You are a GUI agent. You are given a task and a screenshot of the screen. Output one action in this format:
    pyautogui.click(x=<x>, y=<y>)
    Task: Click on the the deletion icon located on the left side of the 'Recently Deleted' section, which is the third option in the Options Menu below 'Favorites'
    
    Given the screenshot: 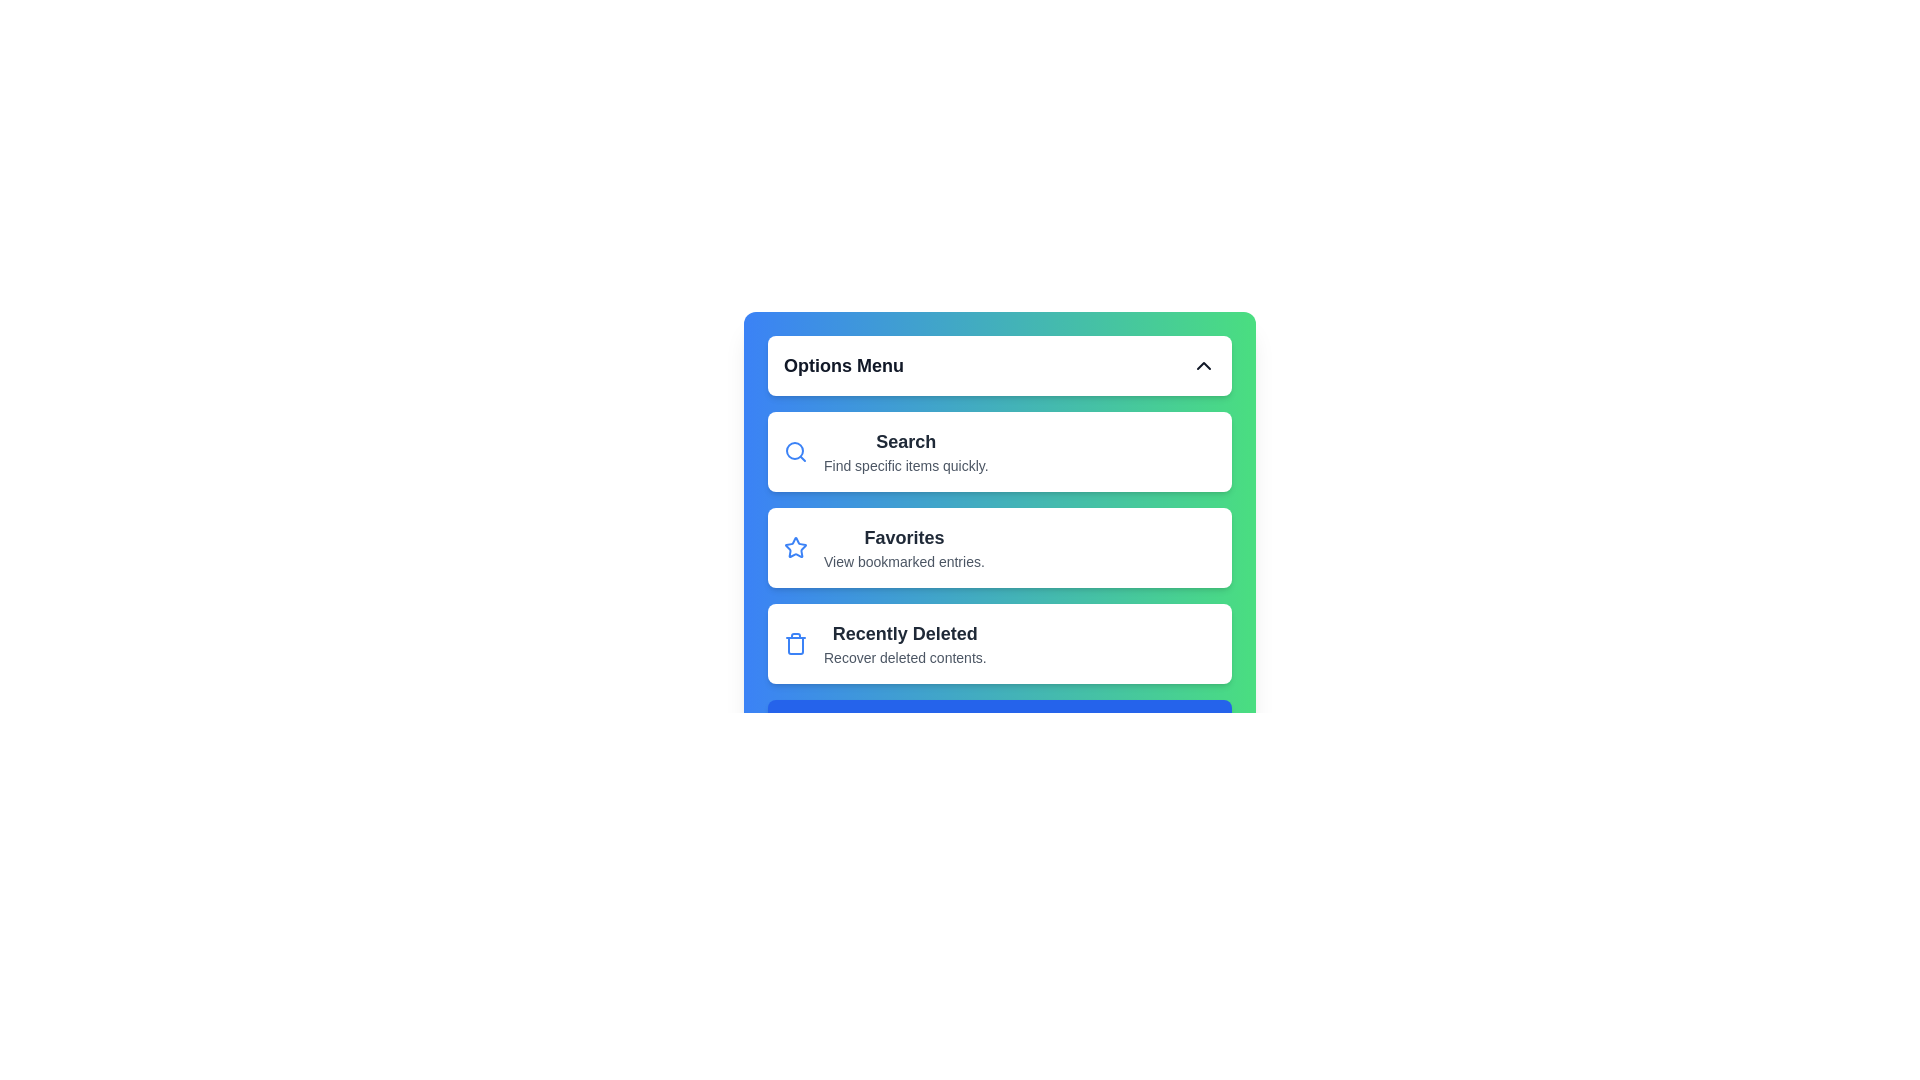 What is the action you would take?
    pyautogui.click(x=795, y=644)
    